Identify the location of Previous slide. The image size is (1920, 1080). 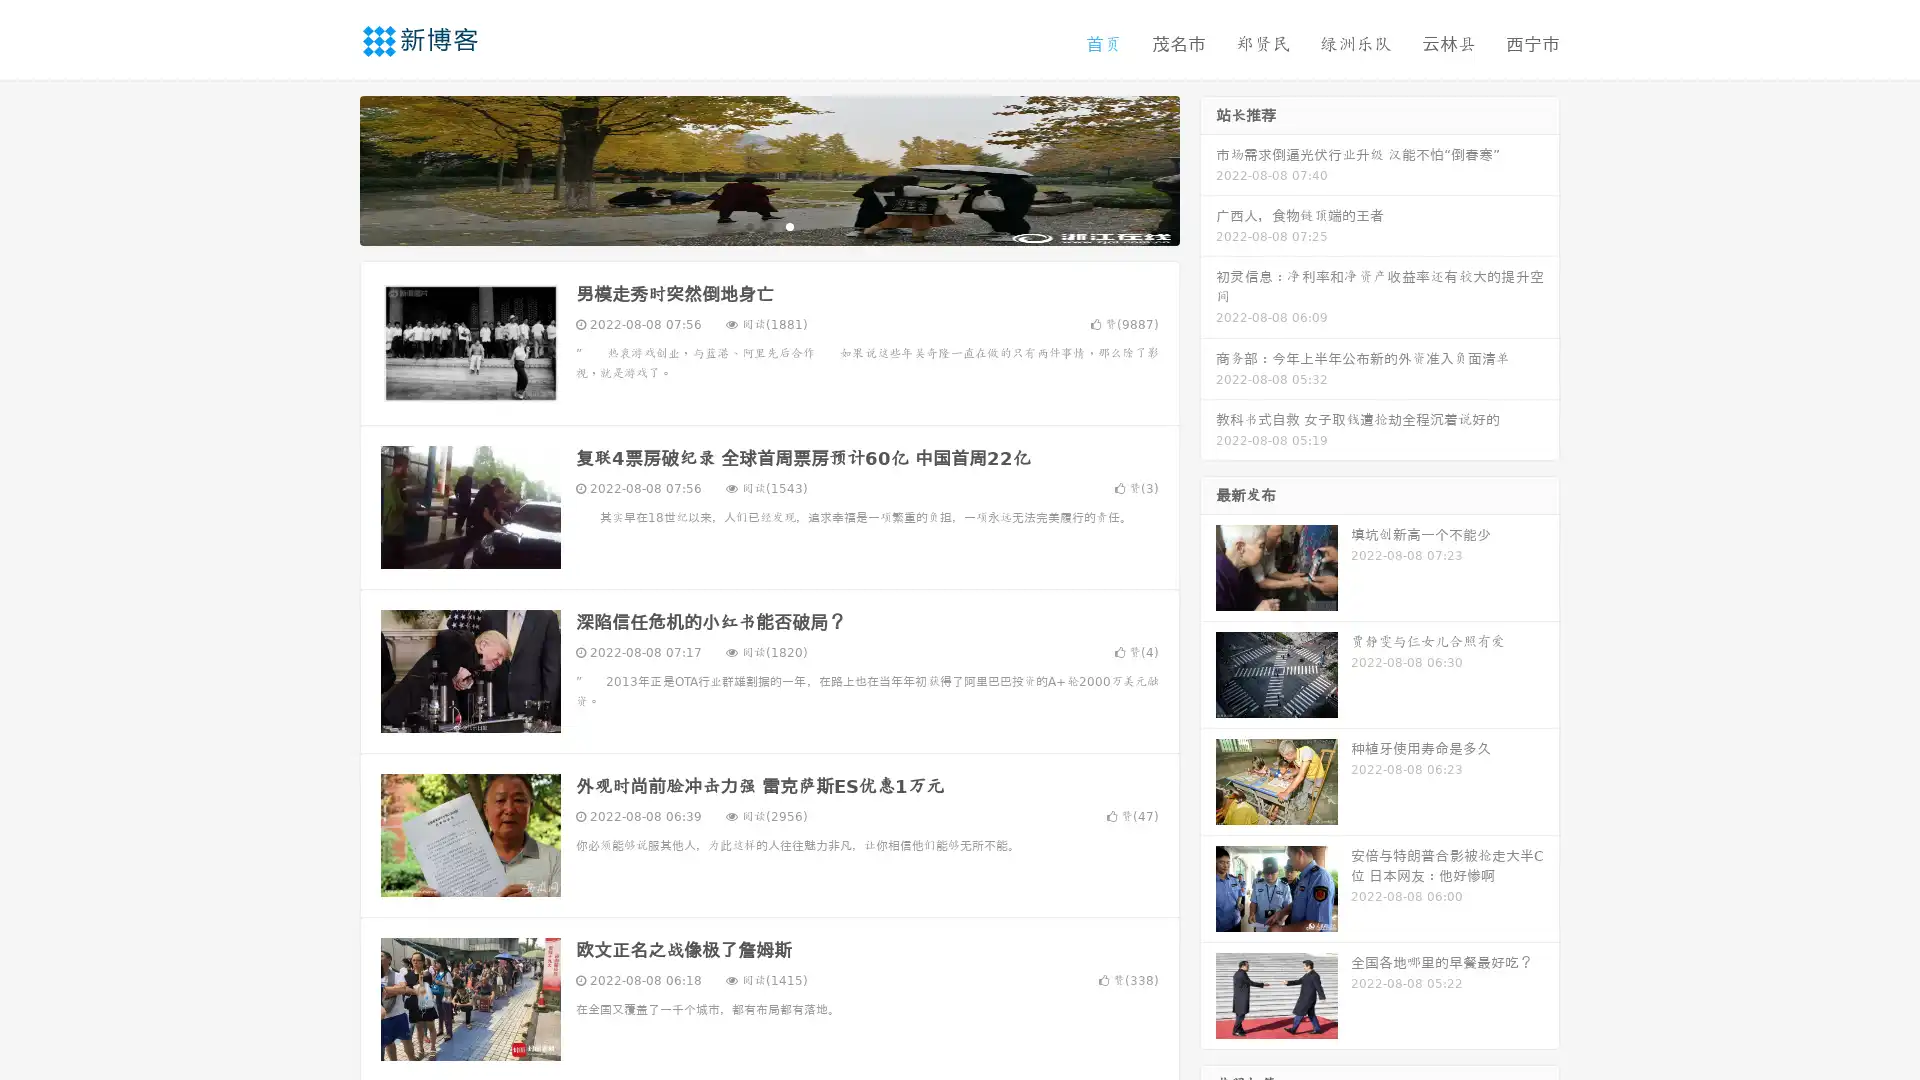
(330, 168).